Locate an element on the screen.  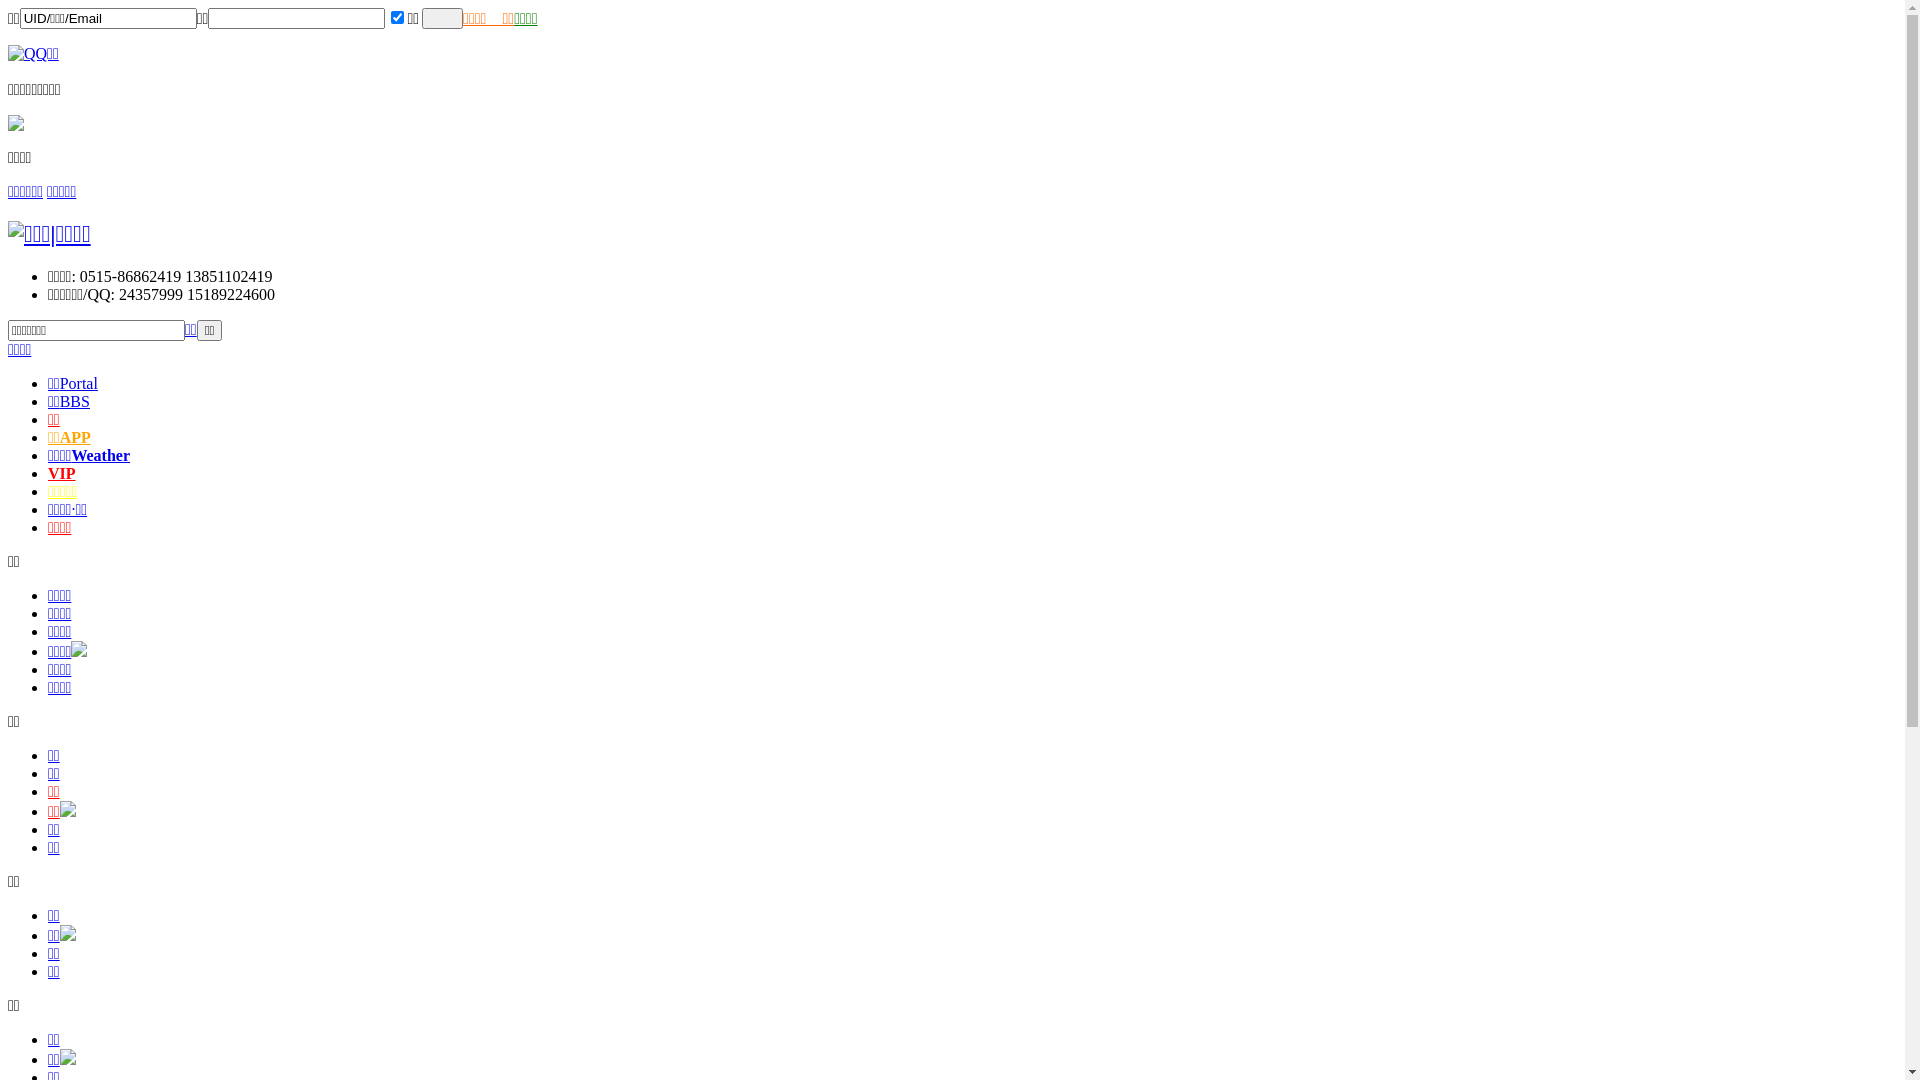
'    ' is located at coordinates (441, 18).